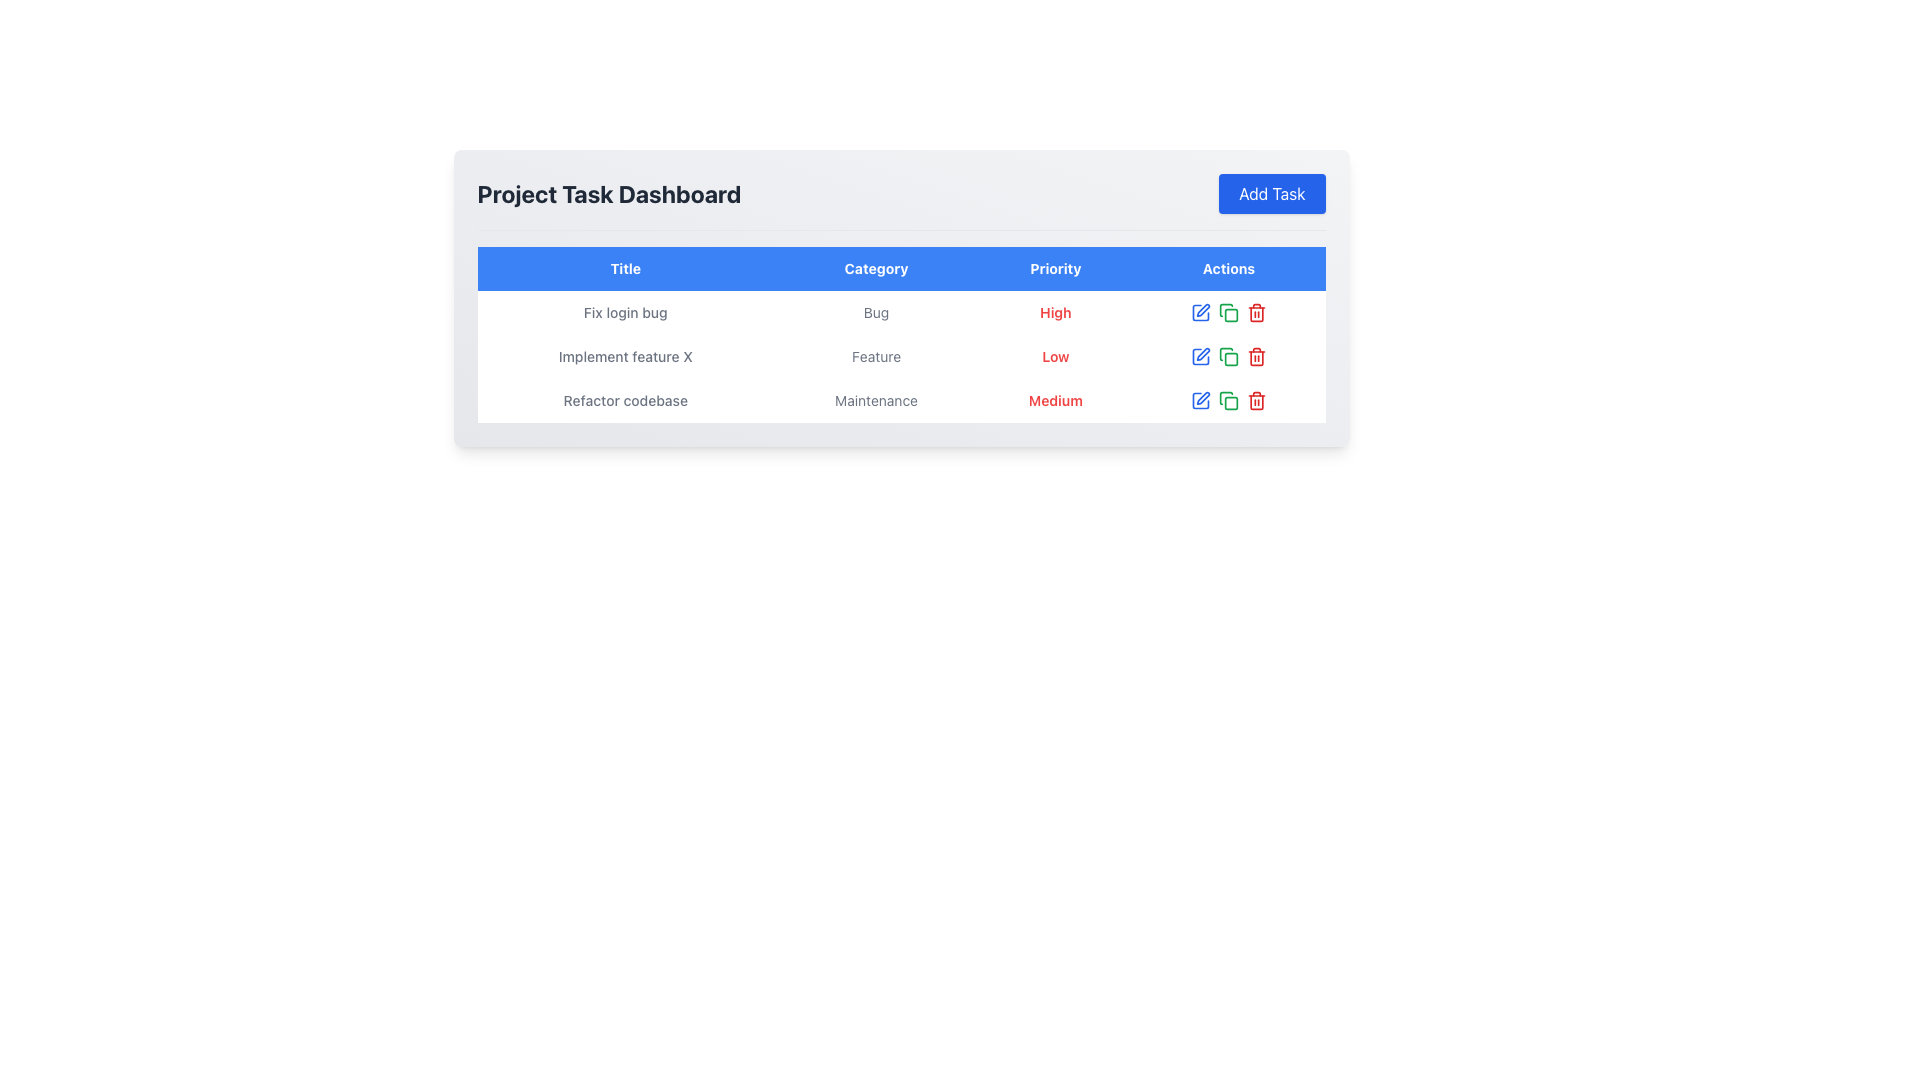 The image size is (1920, 1080). Describe the element at coordinates (1271, 193) in the screenshot. I see `the 'Add Task' button located in the top-right corner of the 'Project Task Dashboard' section using keyboard navigation` at that location.